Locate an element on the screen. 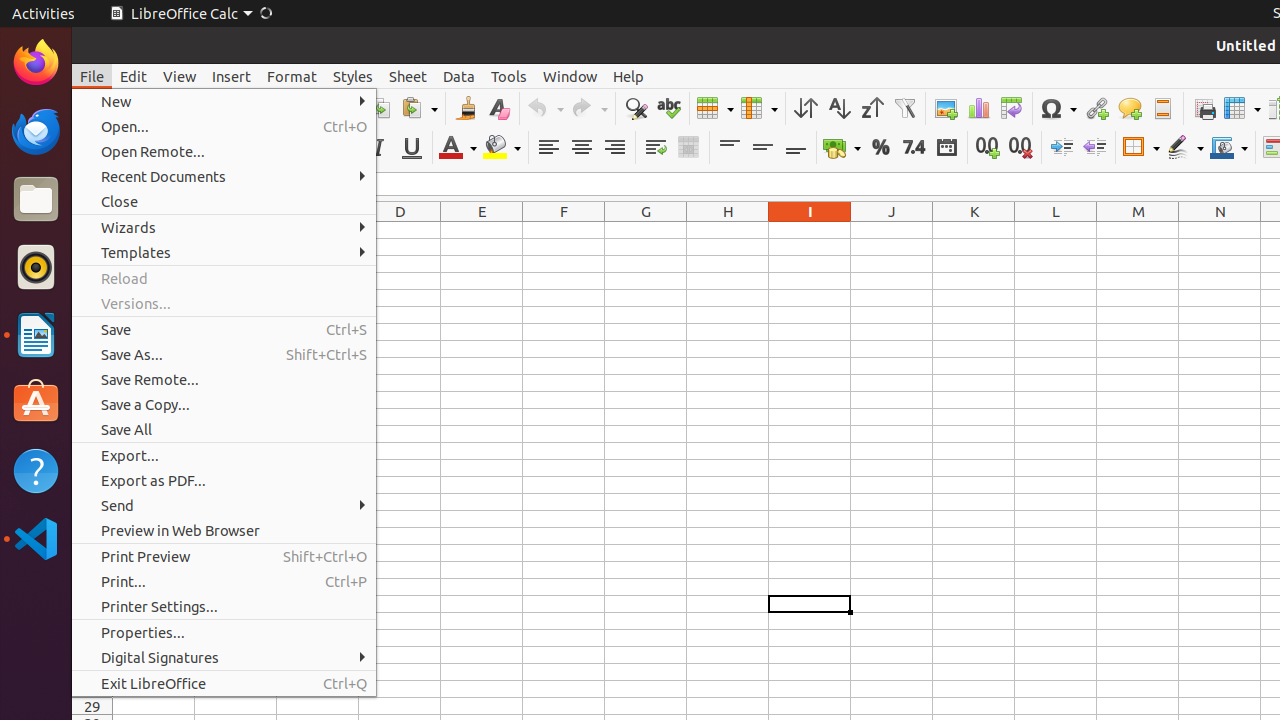 The width and height of the screenshot is (1280, 720). 'M1' is located at coordinates (1138, 229).